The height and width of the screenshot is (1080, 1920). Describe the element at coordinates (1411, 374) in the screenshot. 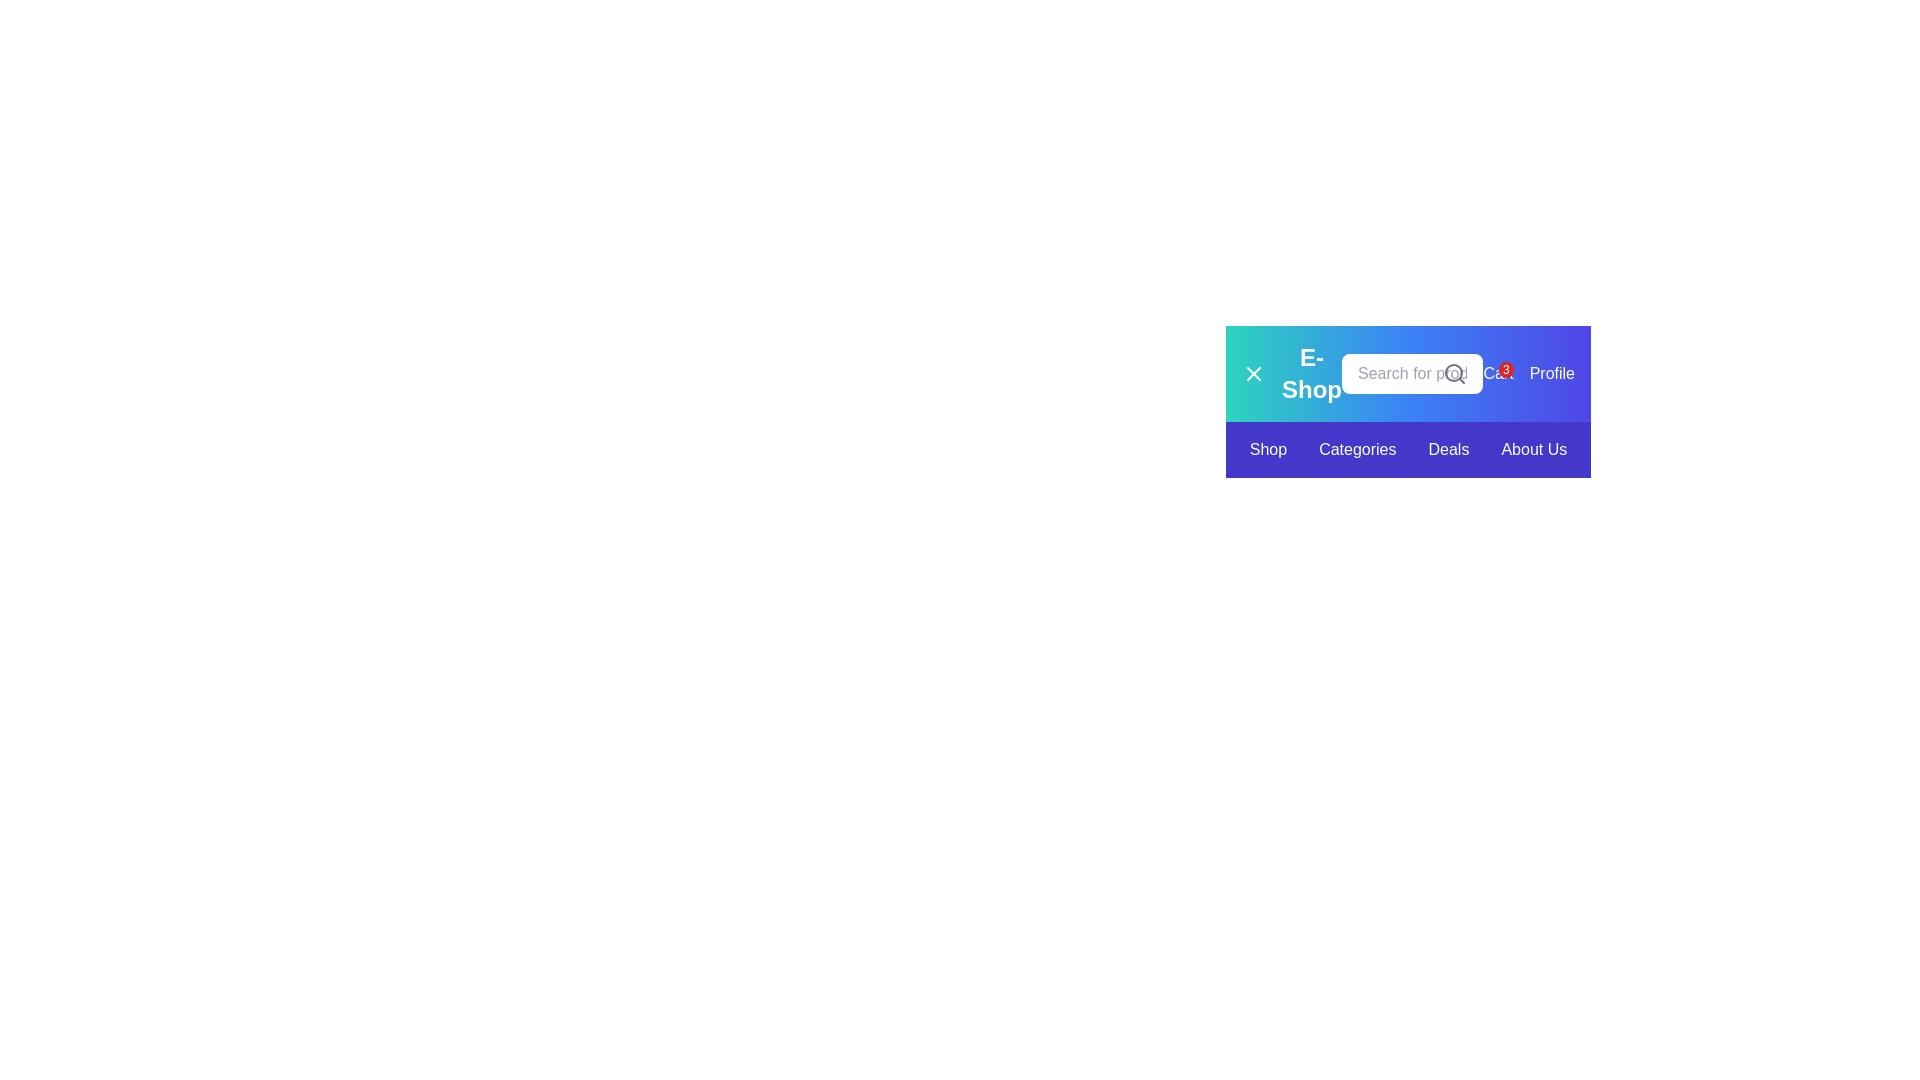

I see `to focus on the text input field for product search located centrally in the header section, between the 'E-Shop' logo and the cart/profile options` at that location.